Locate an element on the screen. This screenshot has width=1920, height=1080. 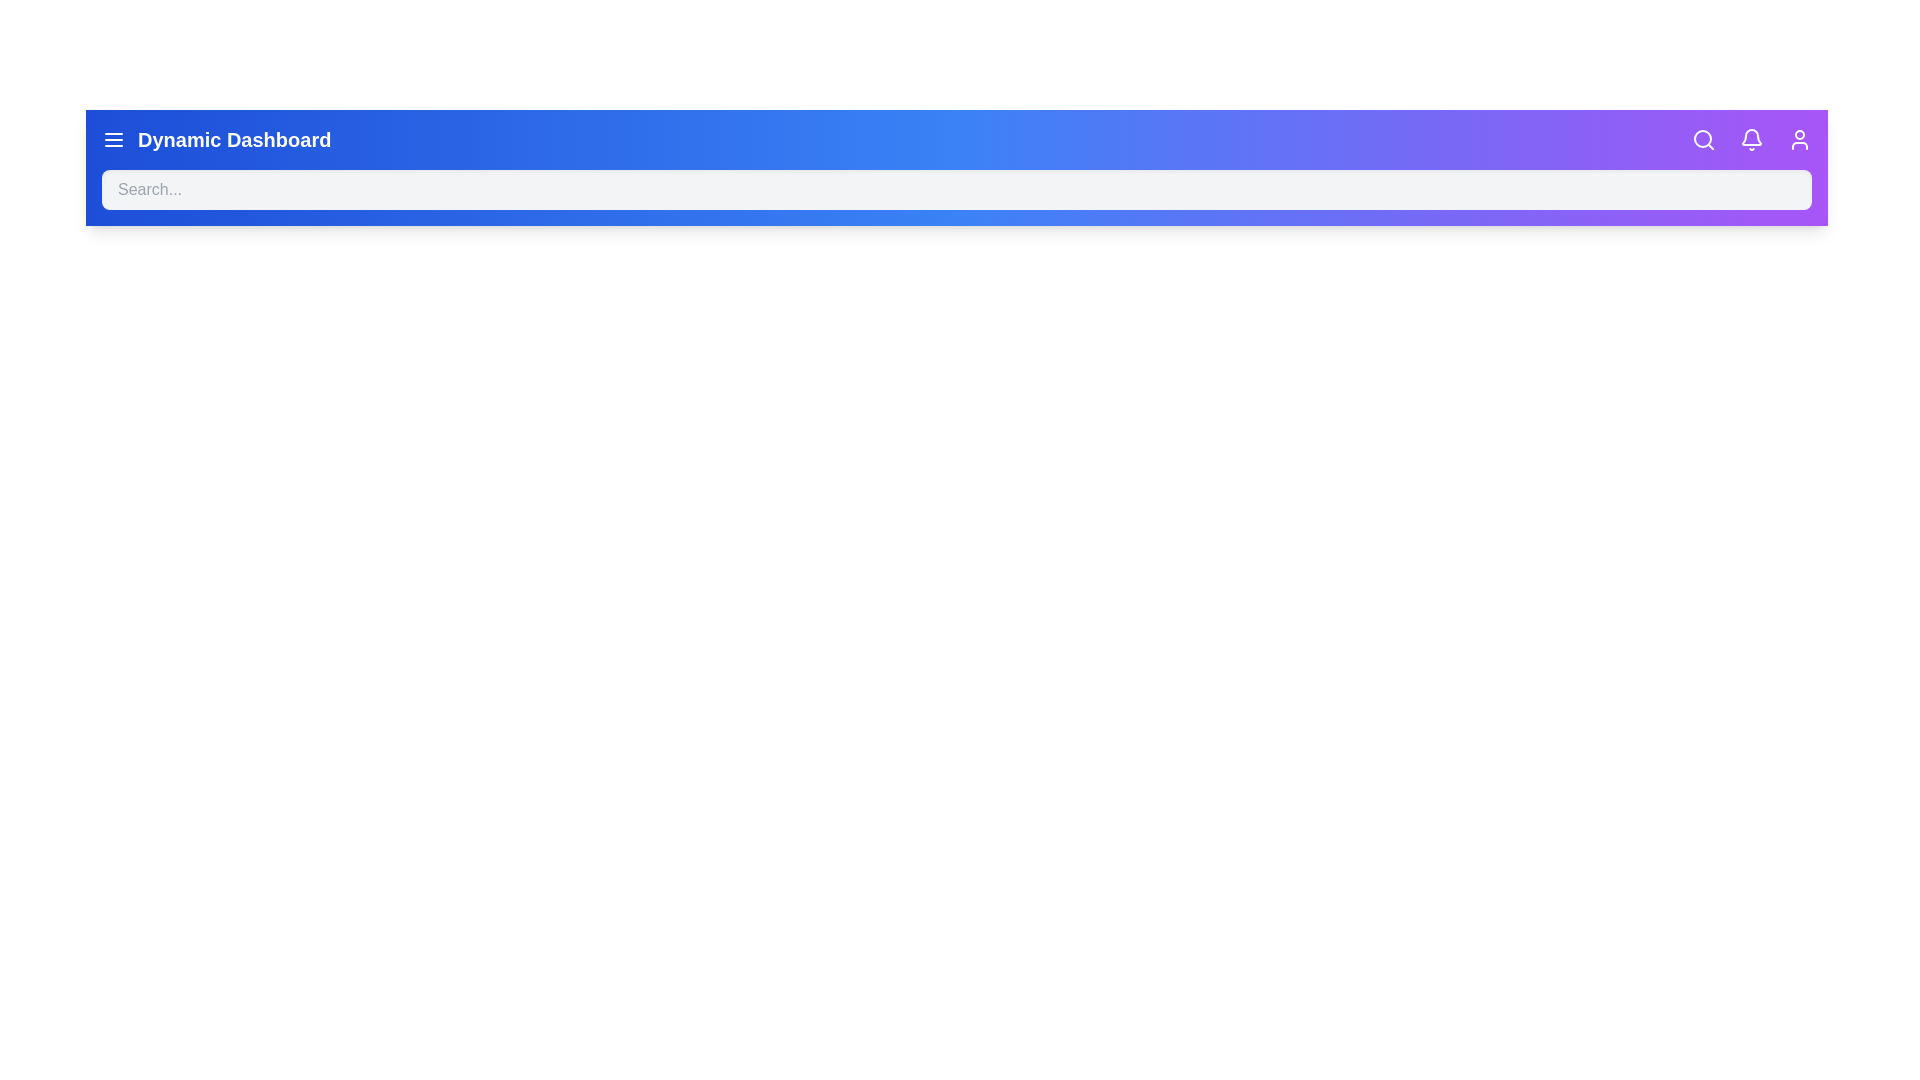
the search input field to focus and highlight its text is located at coordinates (955, 189).